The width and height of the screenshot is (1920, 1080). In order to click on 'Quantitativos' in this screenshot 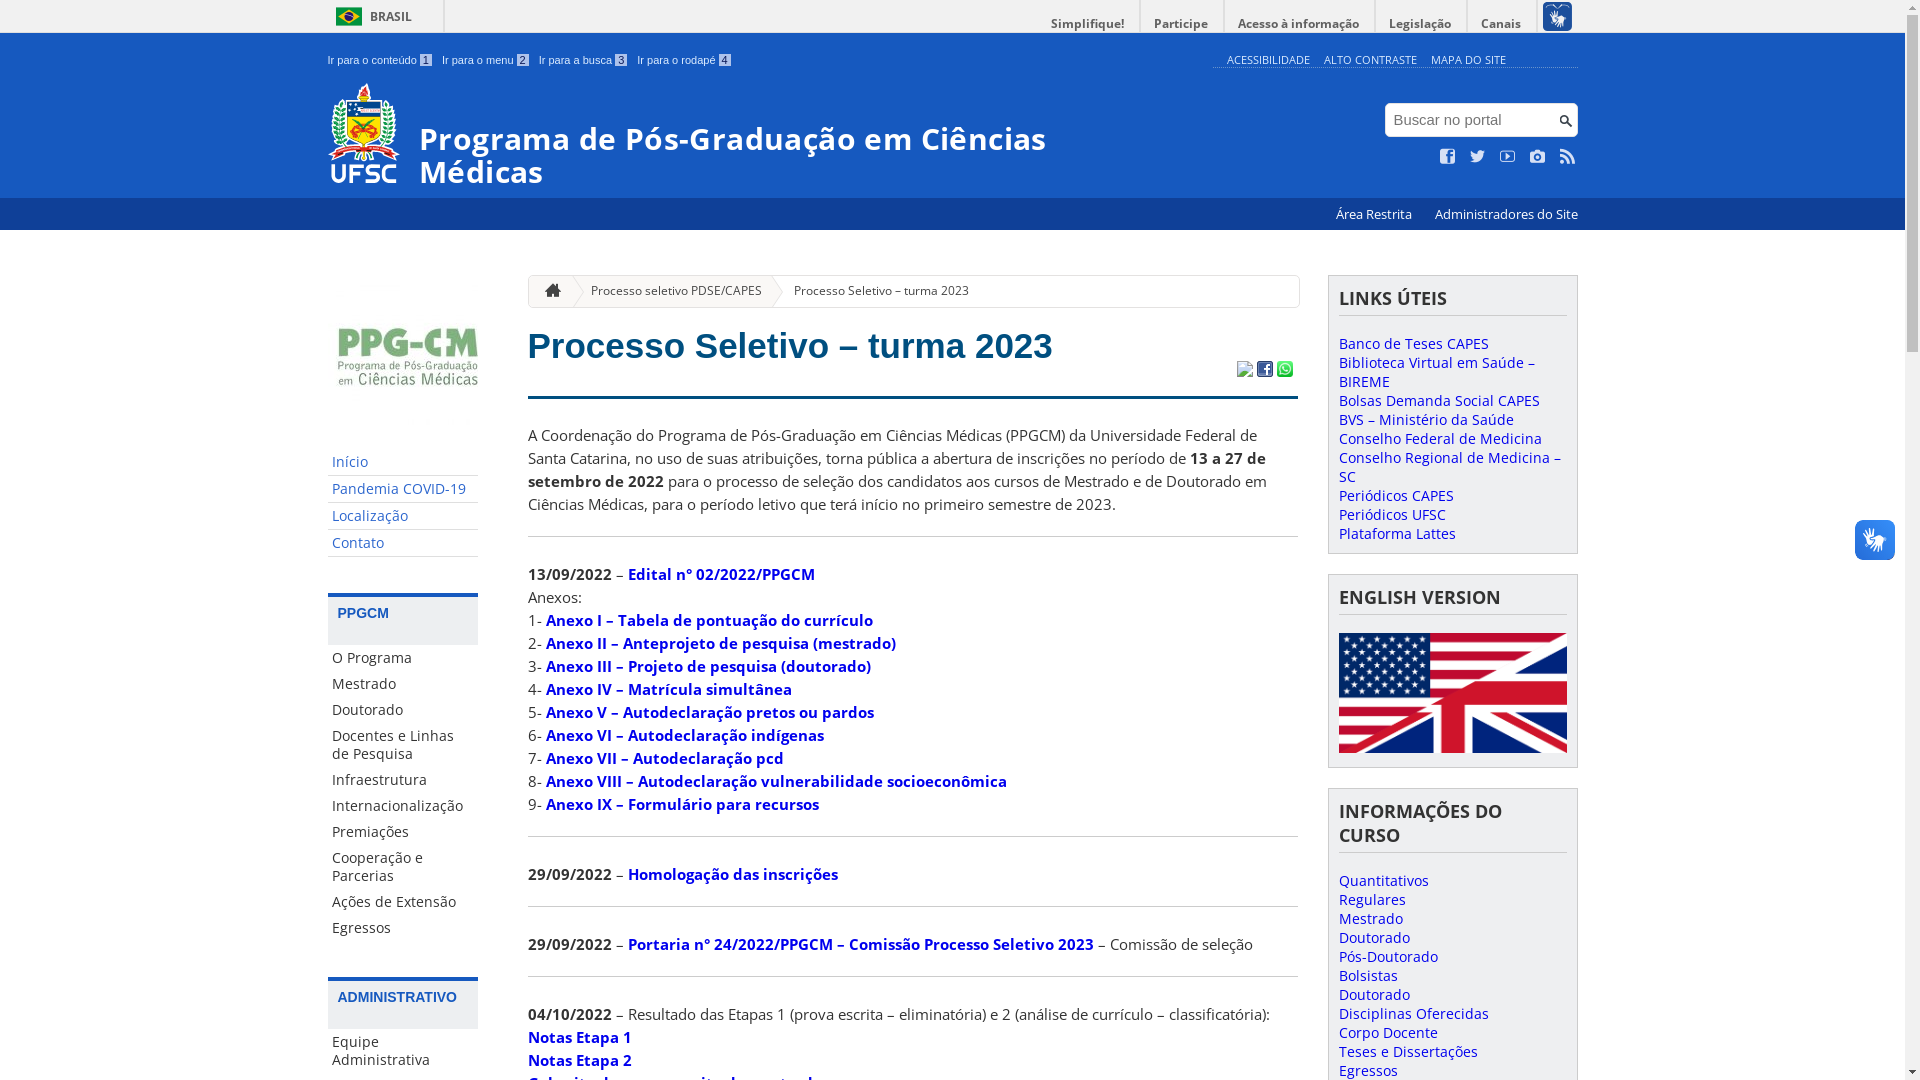, I will do `click(1338, 879)`.